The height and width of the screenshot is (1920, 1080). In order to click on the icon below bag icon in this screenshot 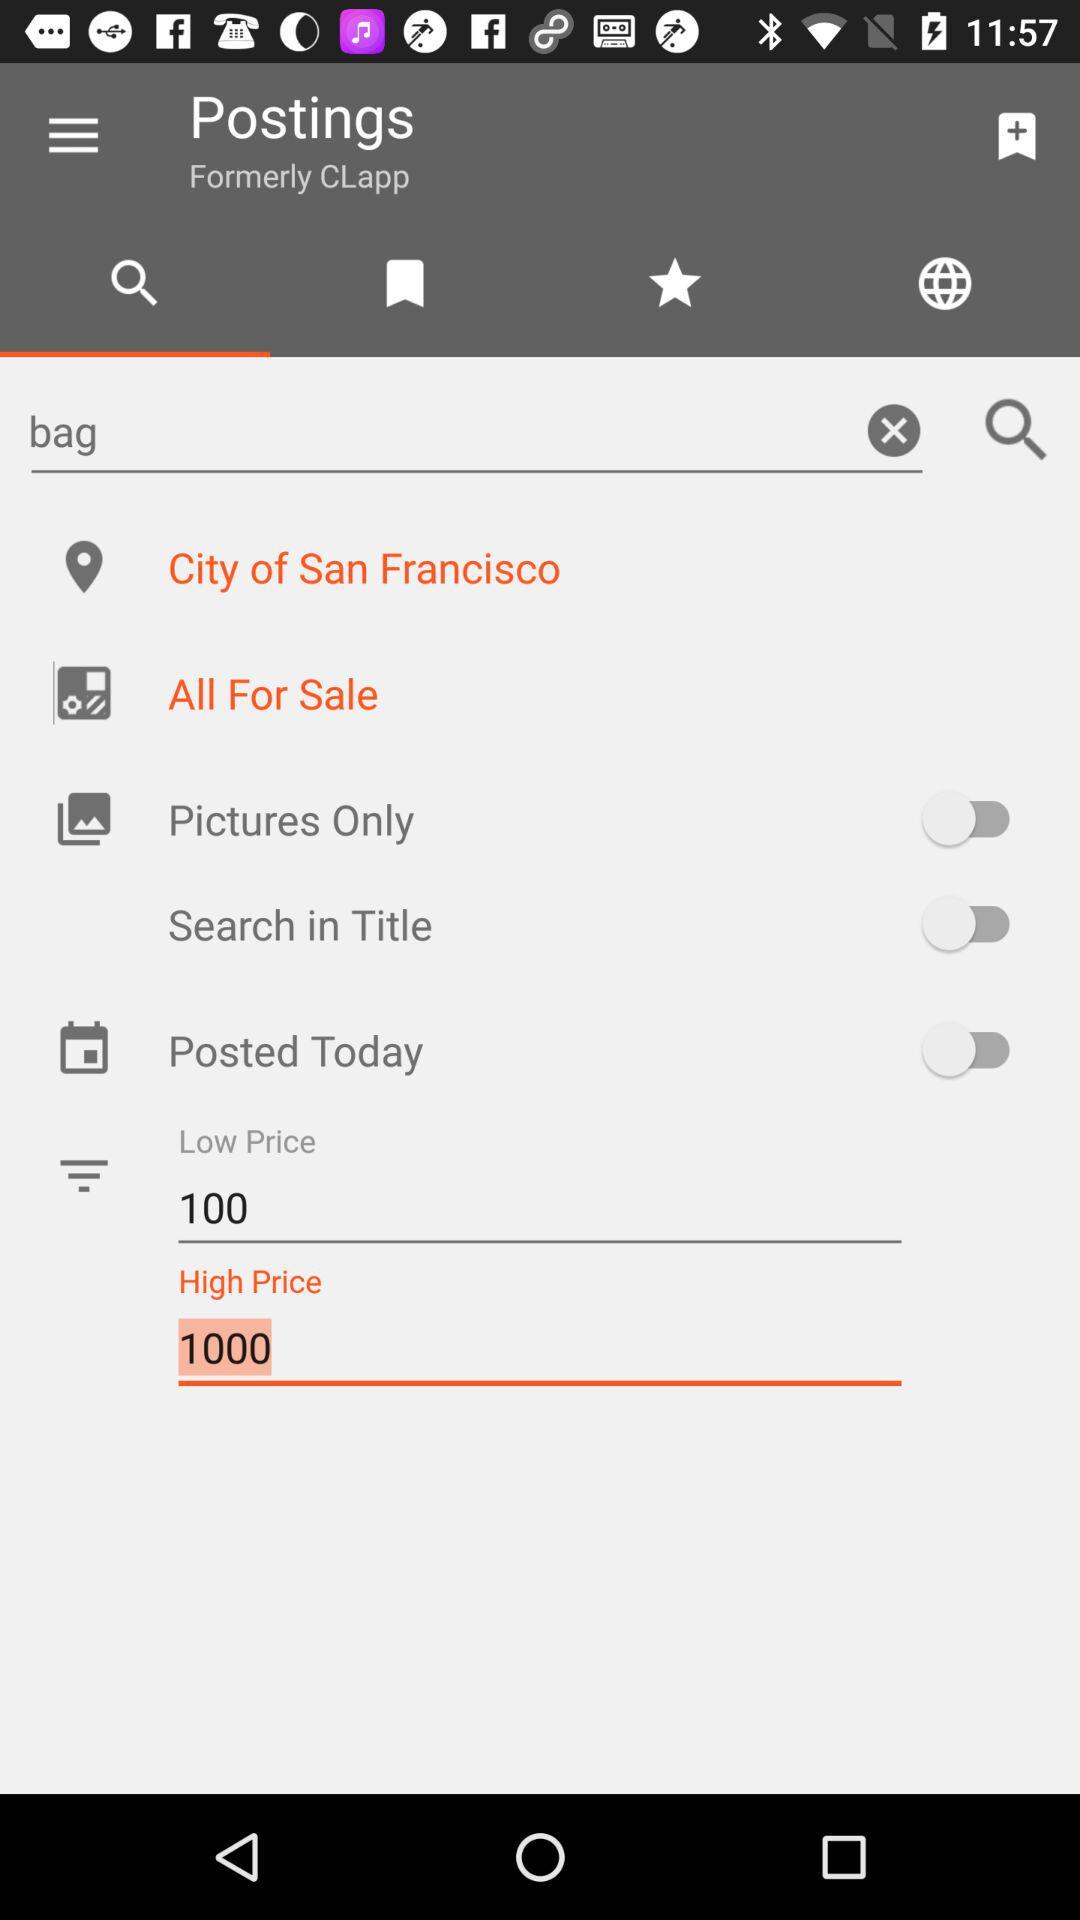, I will do `click(601, 565)`.